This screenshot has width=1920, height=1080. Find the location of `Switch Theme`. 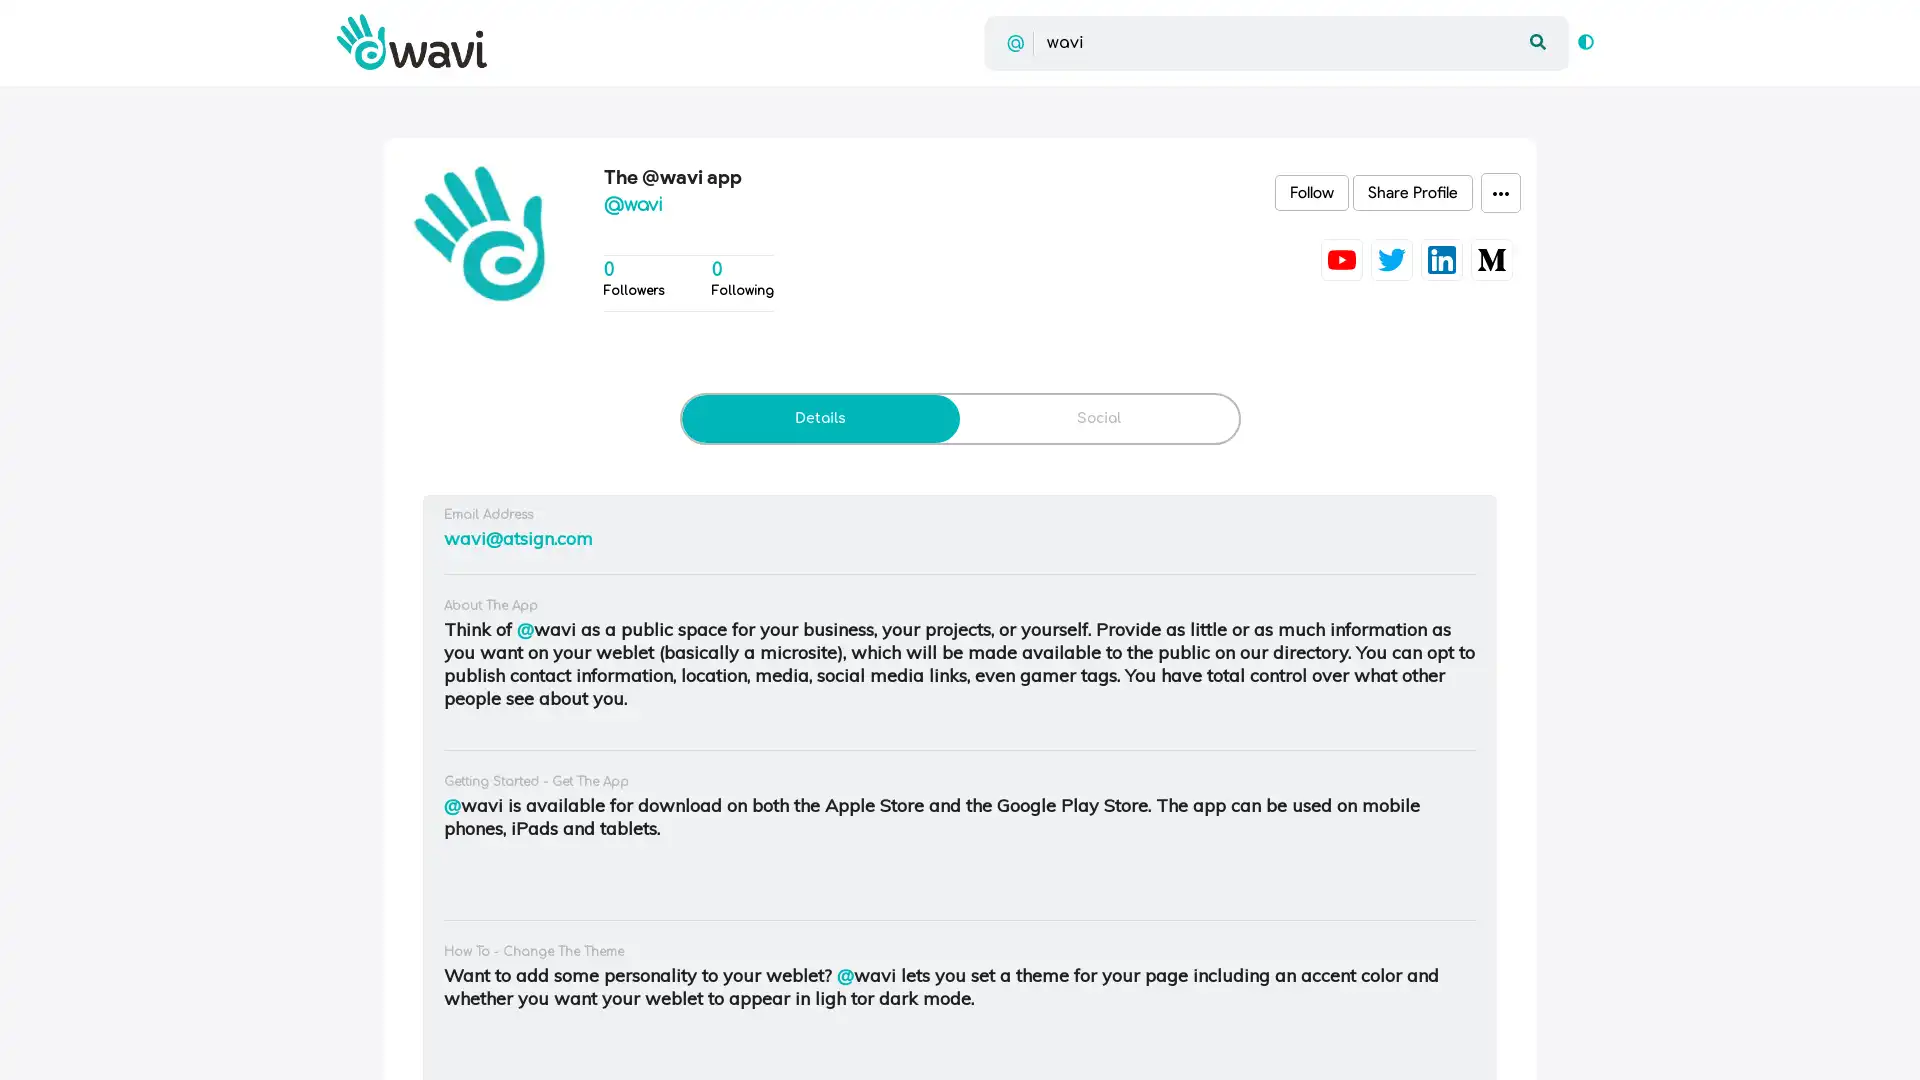

Switch Theme is located at coordinates (1584, 42).